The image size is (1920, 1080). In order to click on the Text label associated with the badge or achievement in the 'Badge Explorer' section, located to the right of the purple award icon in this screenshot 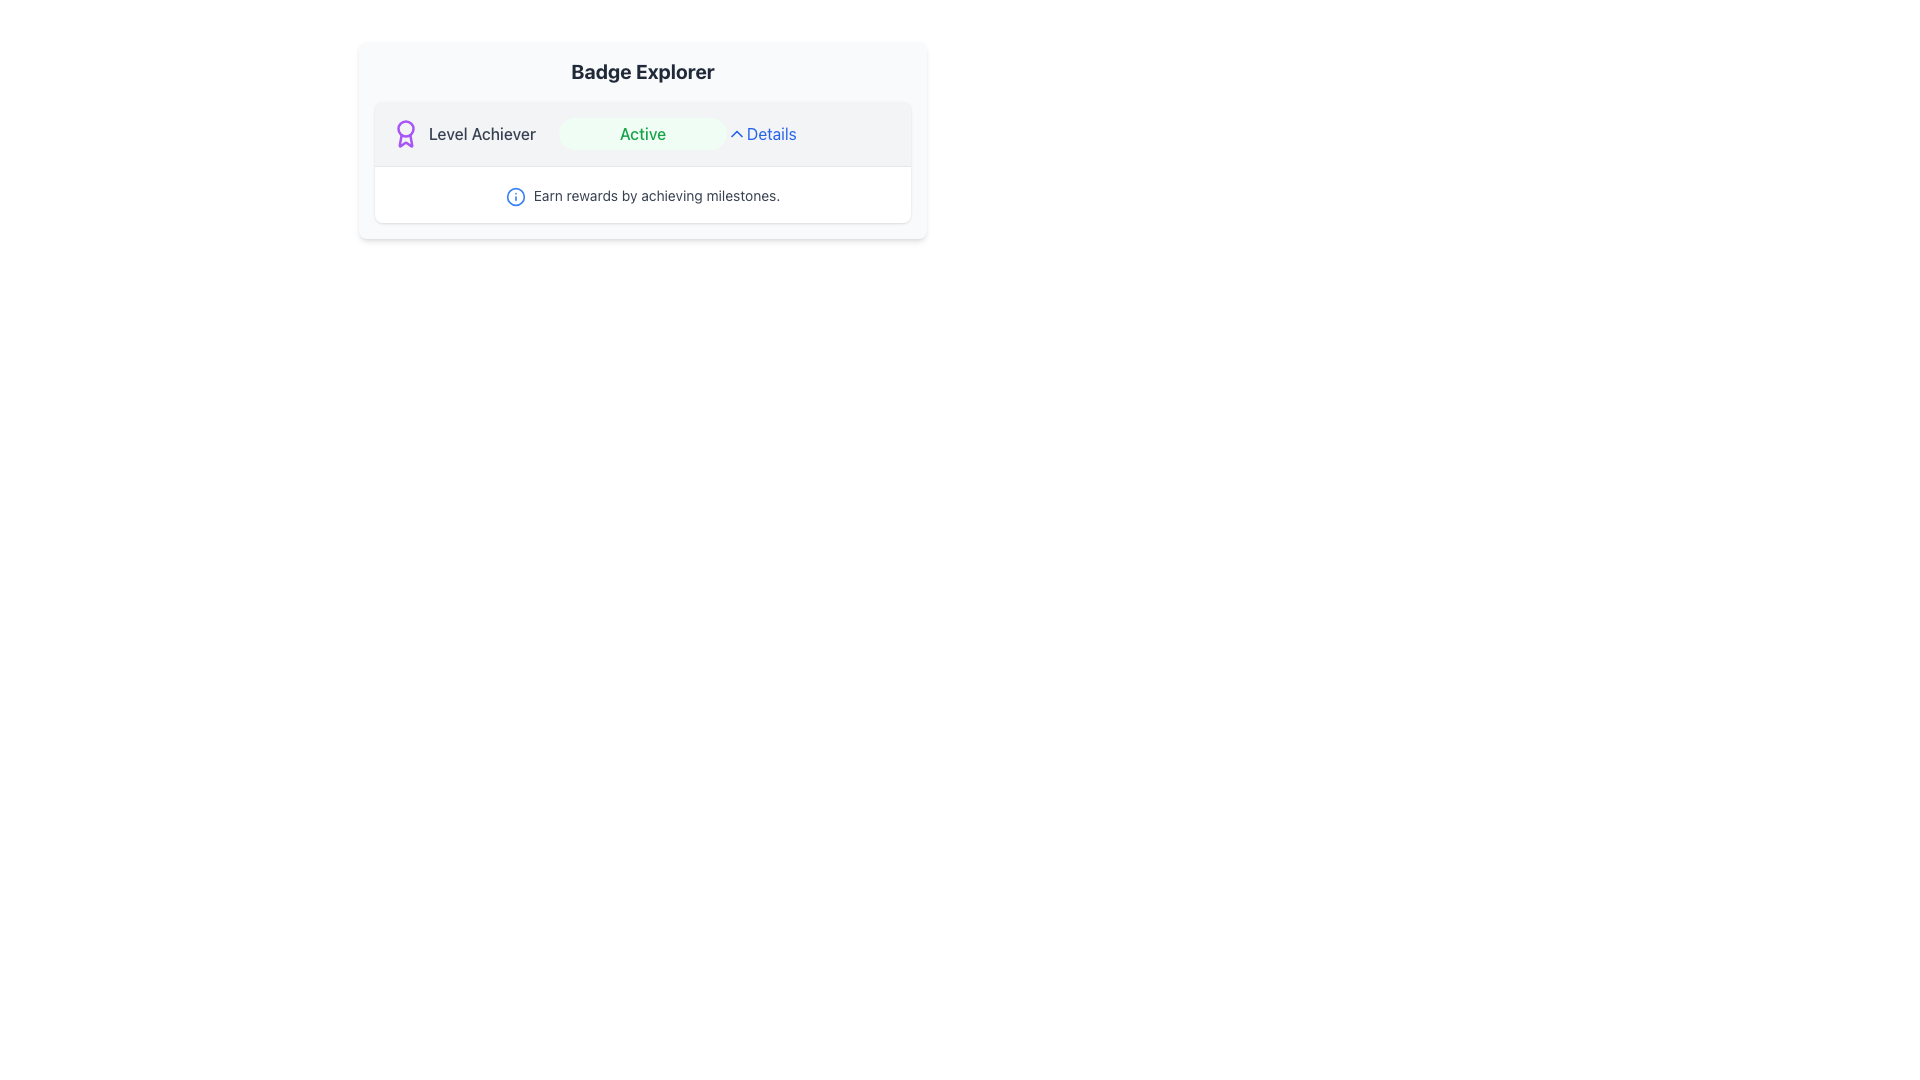, I will do `click(482, 134)`.